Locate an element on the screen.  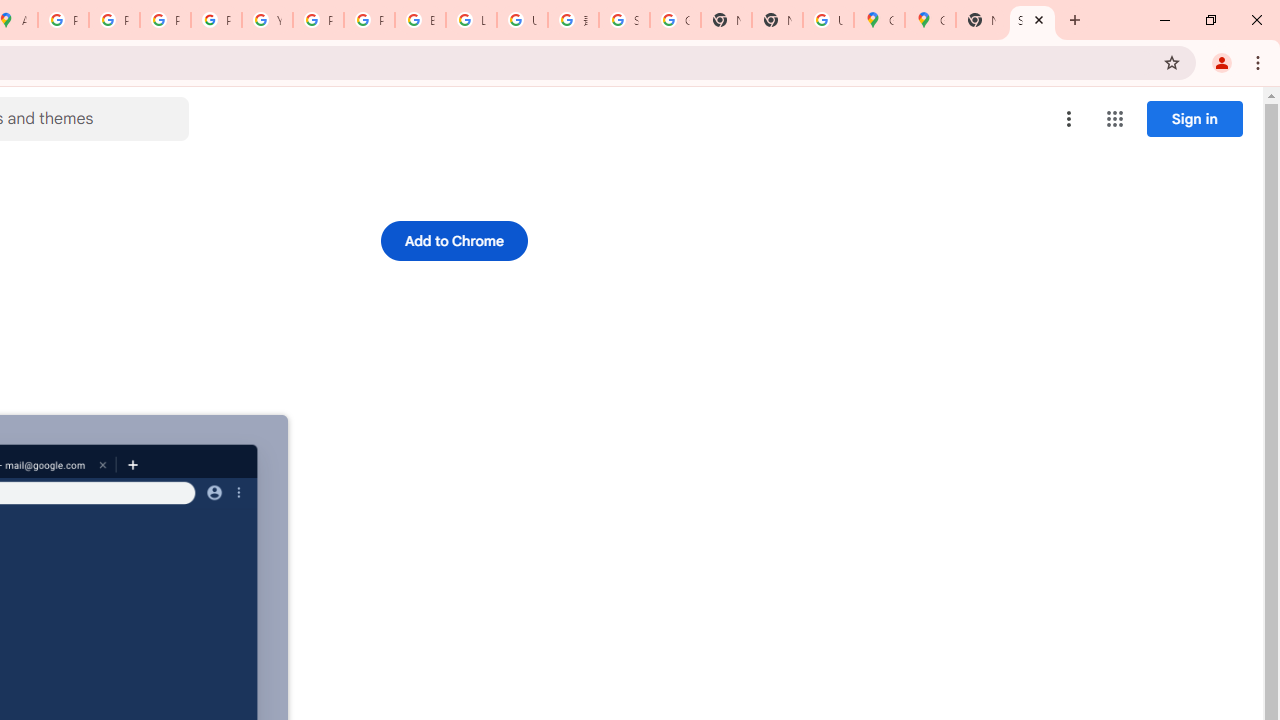
'Google Maps' is located at coordinates (929, 20).